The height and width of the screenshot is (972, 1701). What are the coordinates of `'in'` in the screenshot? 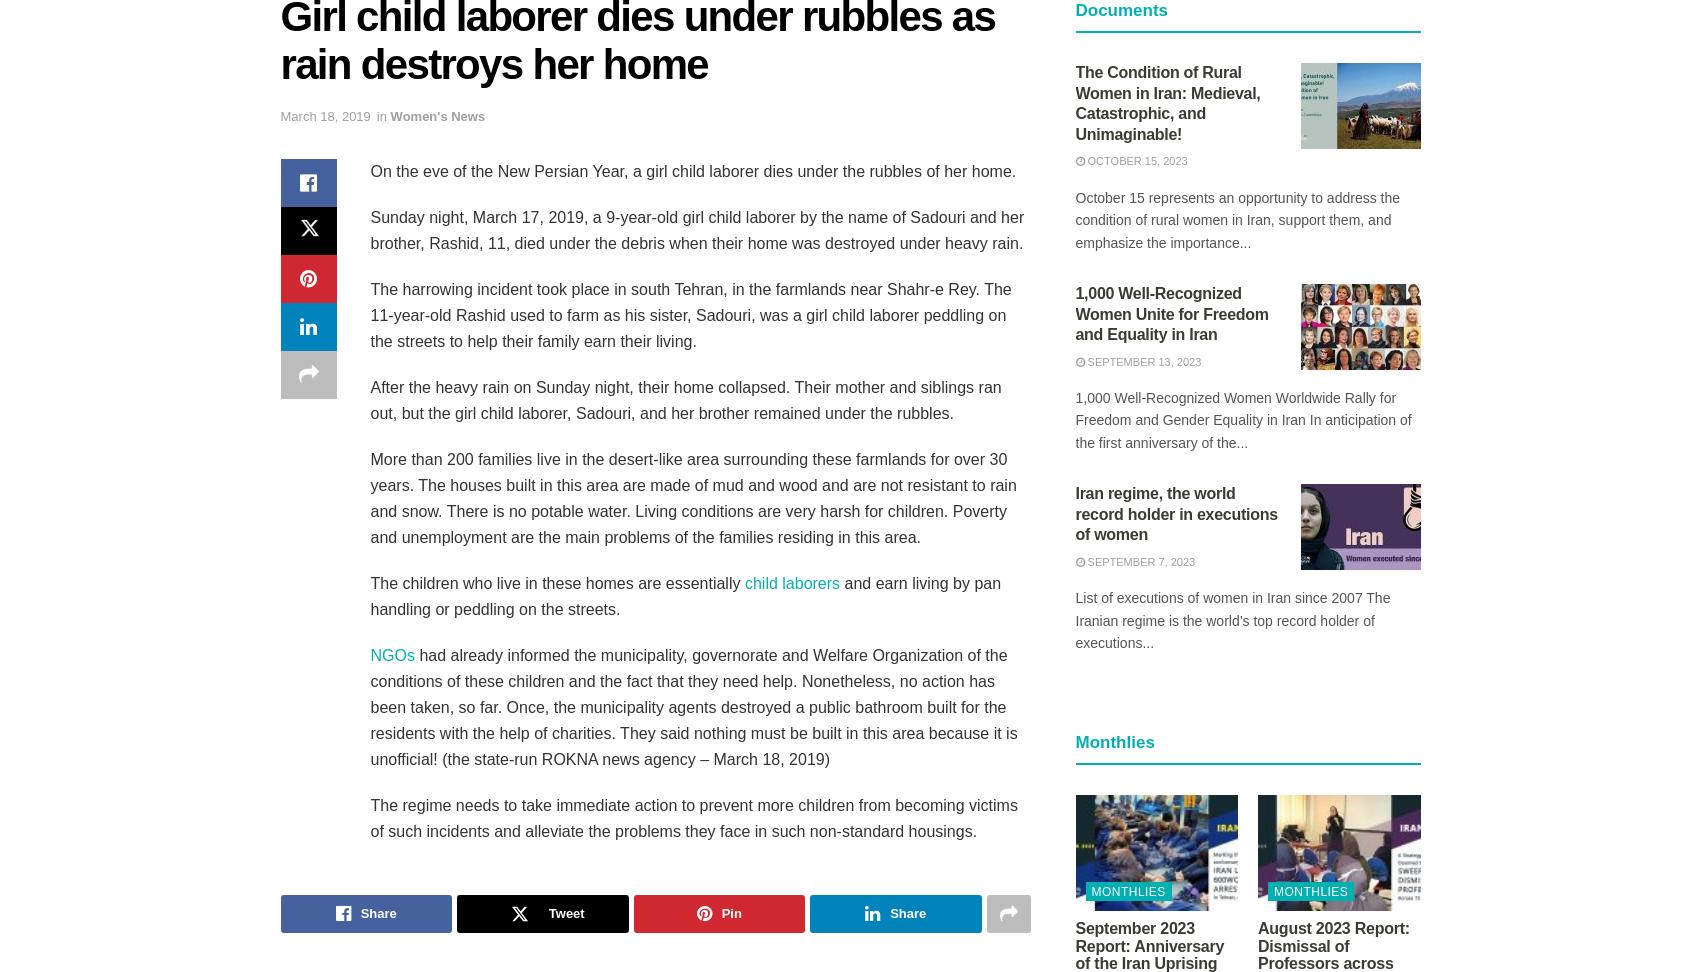 It's located at (380, 115).